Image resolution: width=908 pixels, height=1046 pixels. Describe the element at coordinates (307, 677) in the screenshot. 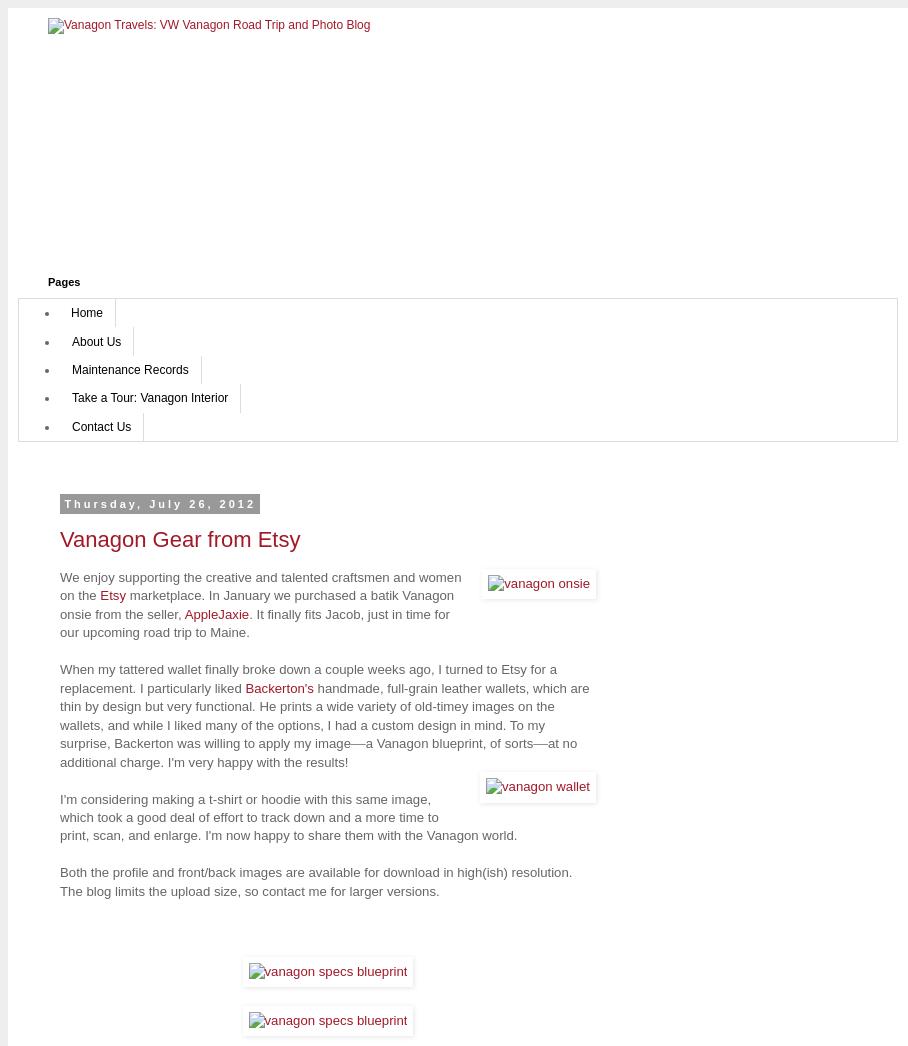

I see `'When my tattered wallet finally broke down a couple weeks ago, I turned to Etsy for a replacement. I particularly liked'` at that location.